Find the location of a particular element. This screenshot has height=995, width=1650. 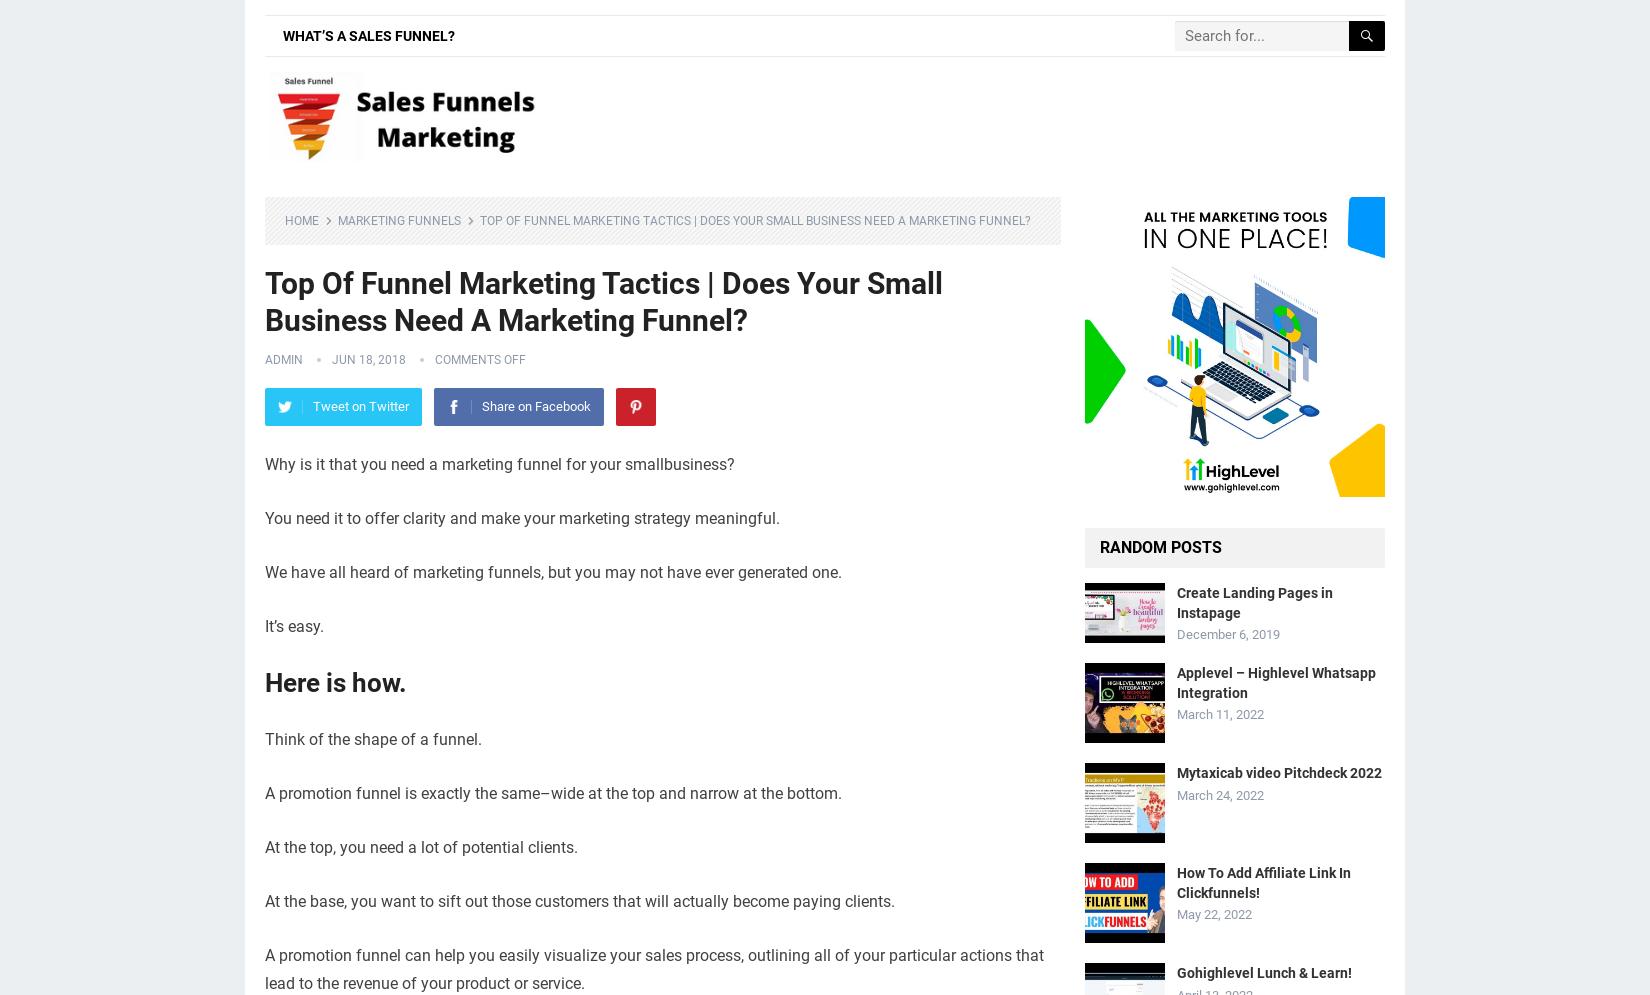

'admin' is located at coordinates (283, 357).